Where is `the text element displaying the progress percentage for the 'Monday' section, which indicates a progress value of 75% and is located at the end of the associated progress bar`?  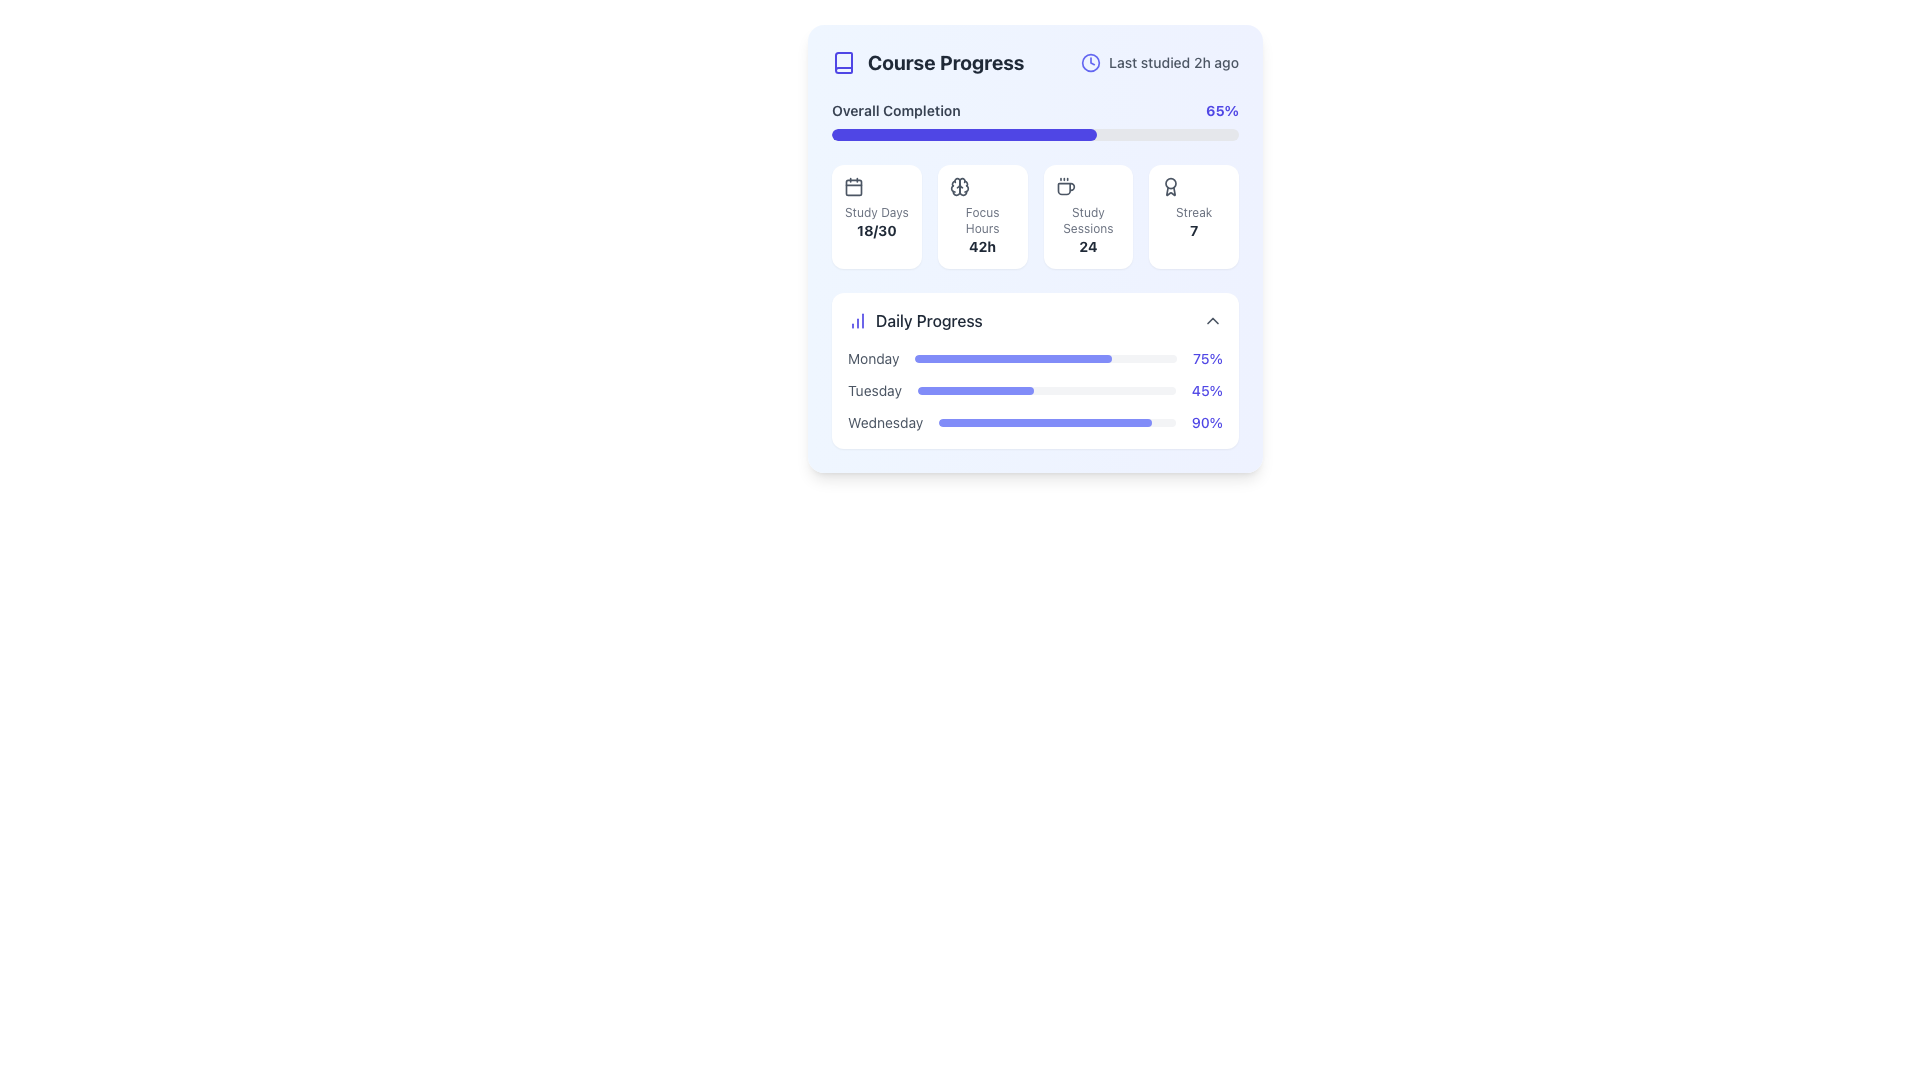
the text element displaying the progress percentage for the 'Monday' section, which indicates a progress value of 75% and is located at the end of the associated progress bar is located at coordinates (1207, 357).